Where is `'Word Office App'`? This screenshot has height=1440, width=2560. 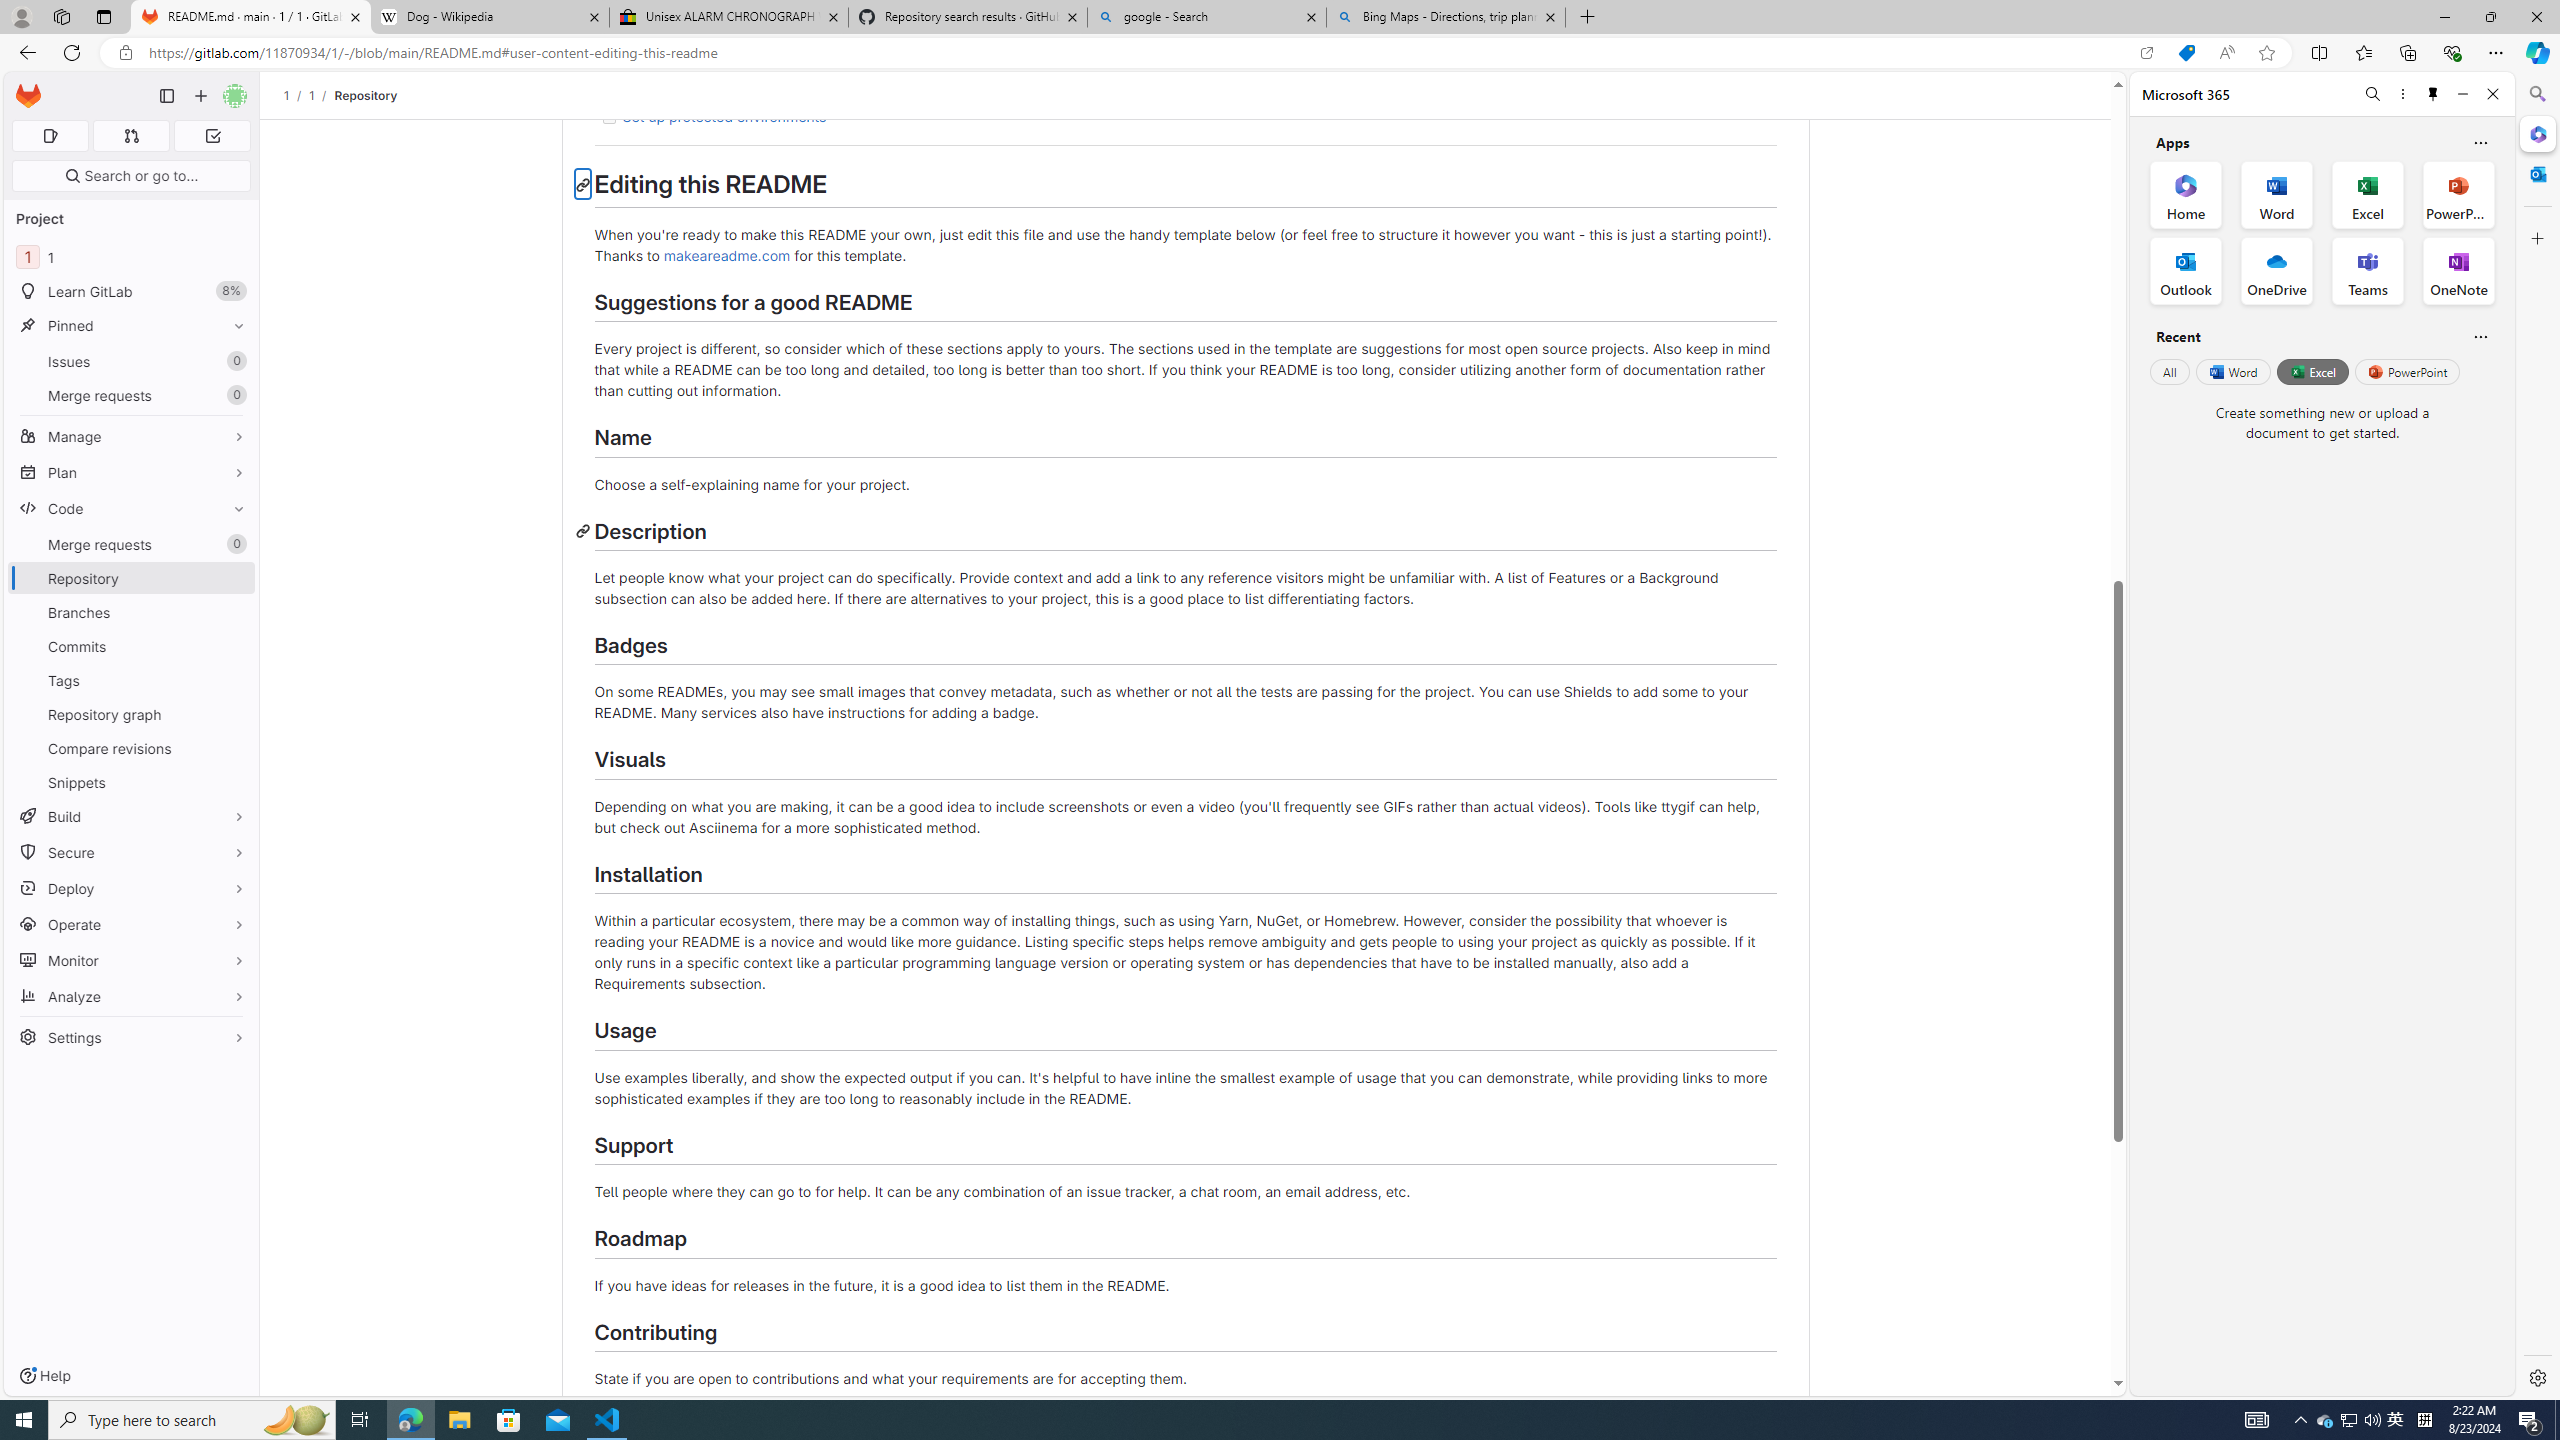 'Word Office App' is located at coordinates (2276, 195).